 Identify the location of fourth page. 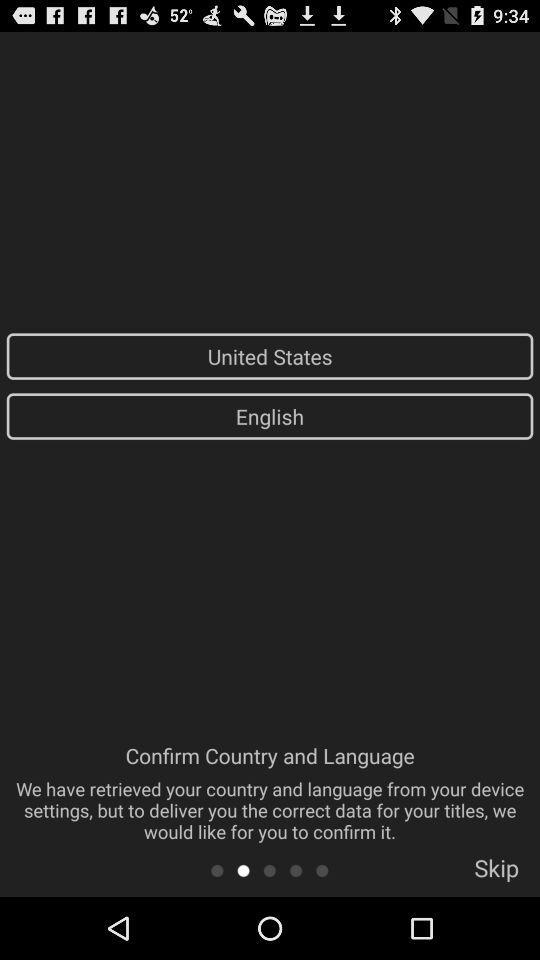
(295, 869).